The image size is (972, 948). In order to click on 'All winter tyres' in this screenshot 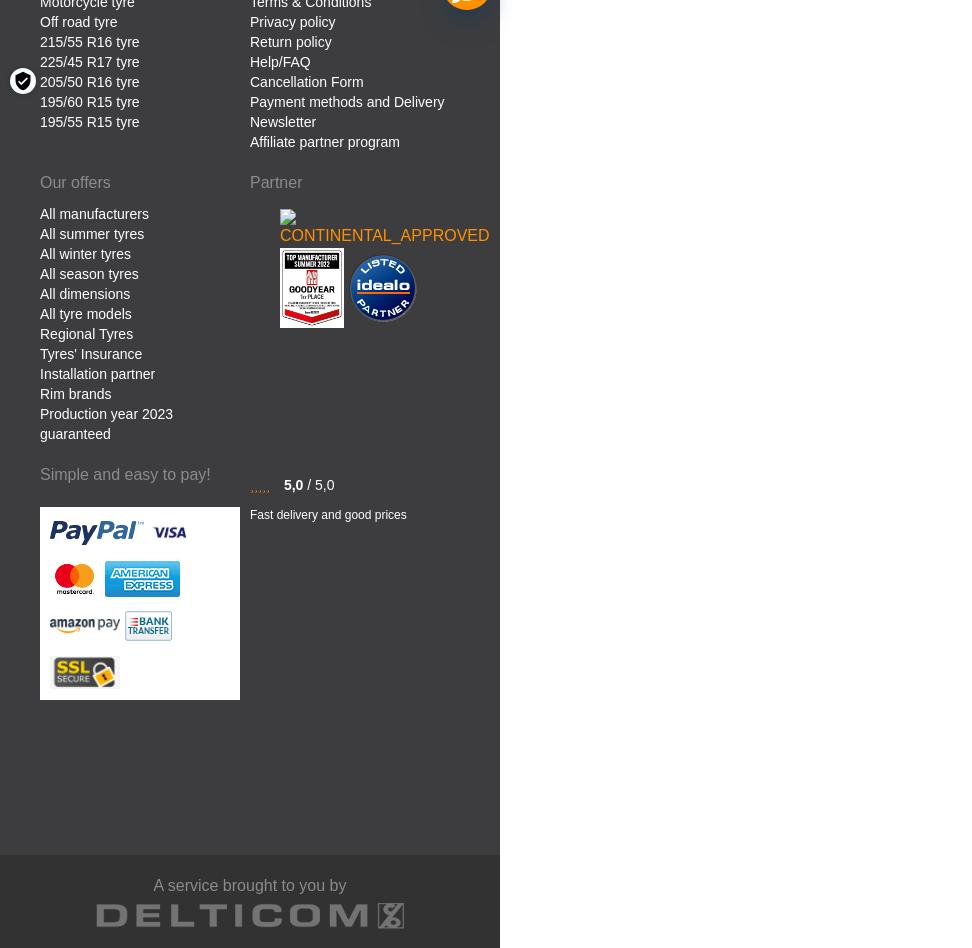, I will do `click(84, 253)`.